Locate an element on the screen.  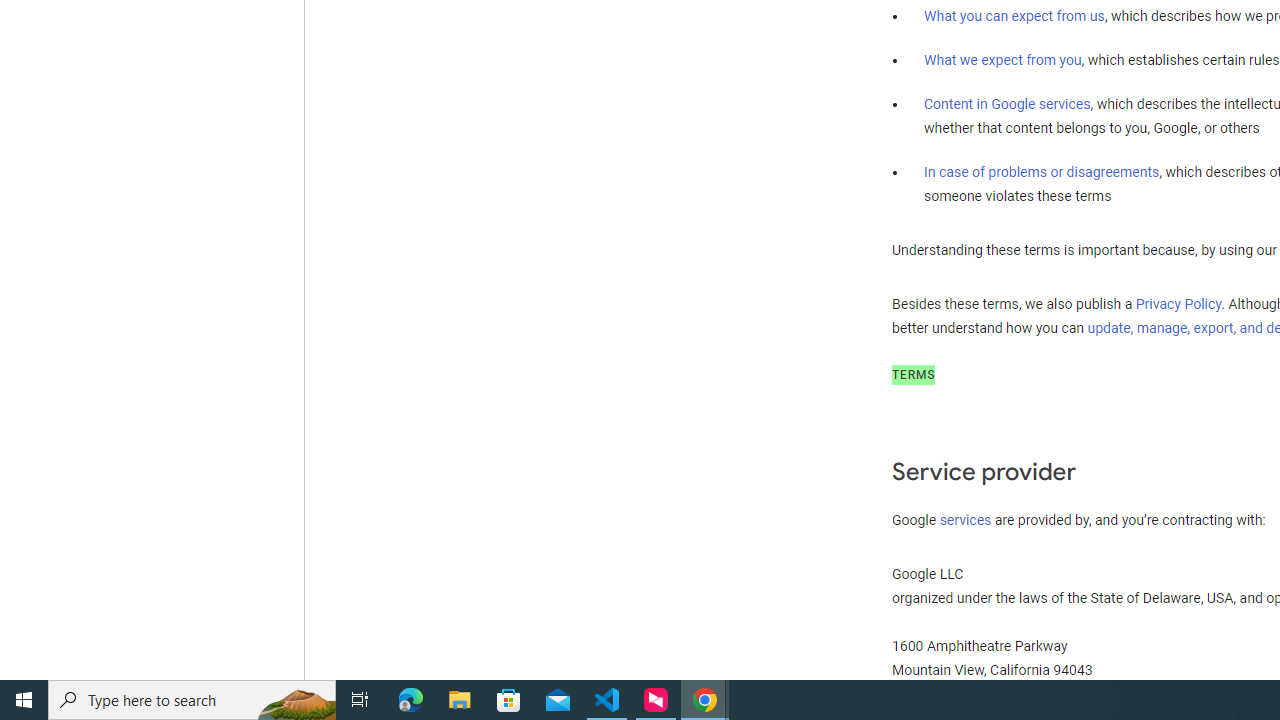
'What we expect from you' is located at coordinates (1002, 59).